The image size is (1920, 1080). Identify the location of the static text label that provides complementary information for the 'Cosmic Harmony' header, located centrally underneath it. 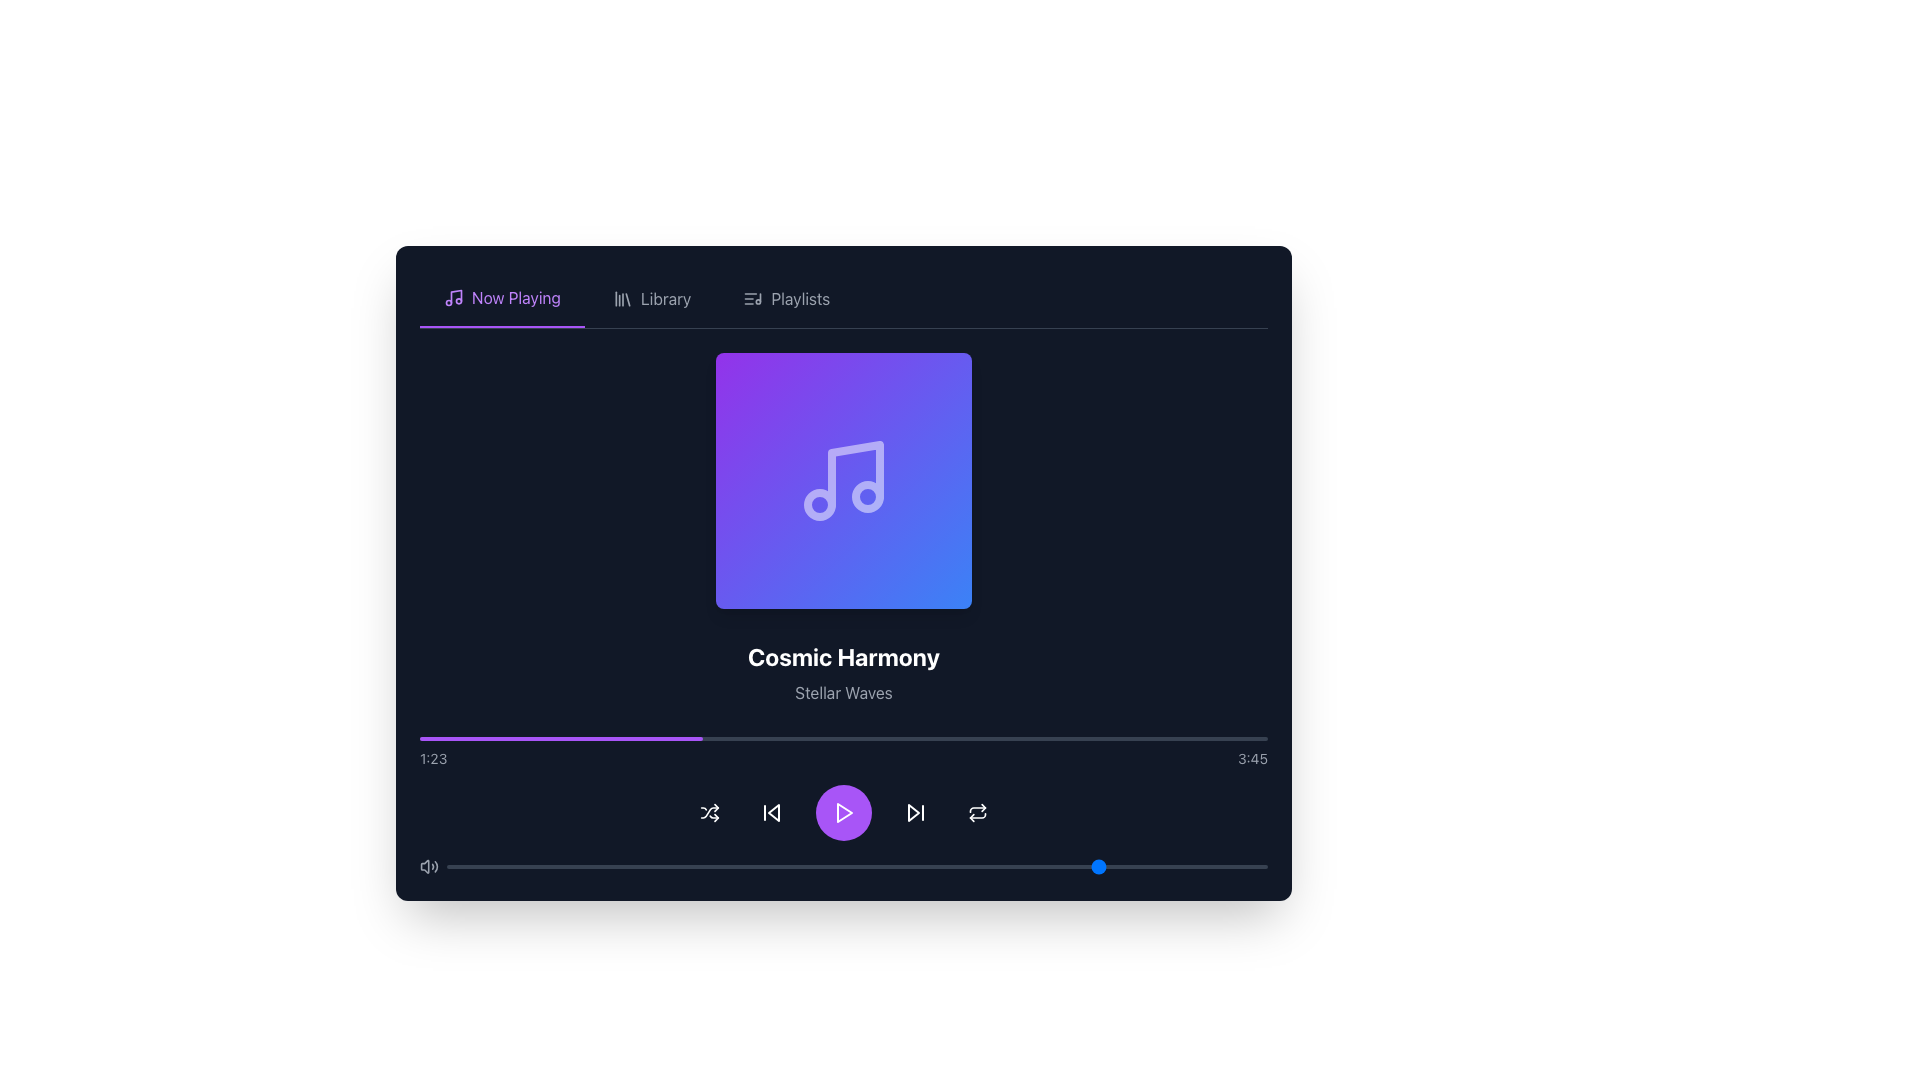
(844, 692).